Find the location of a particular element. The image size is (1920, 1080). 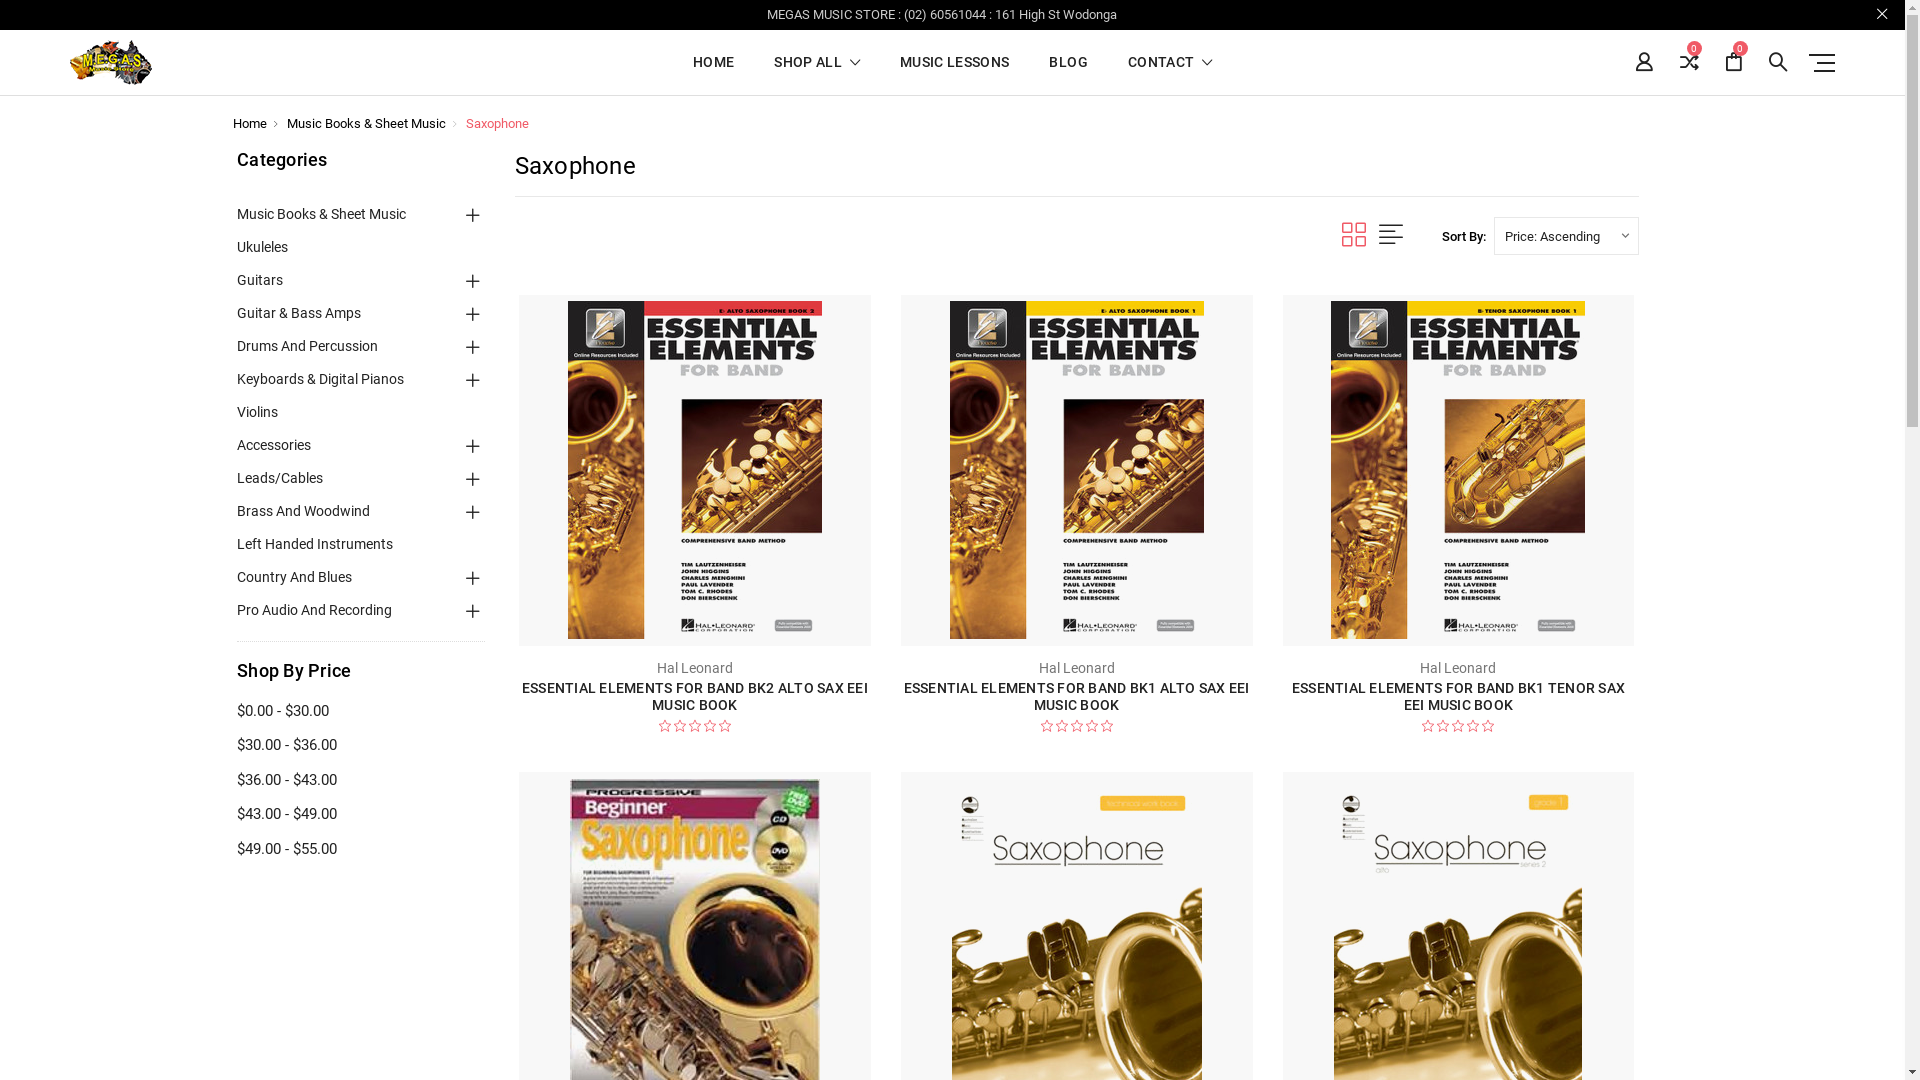

'CONTACT' is located at coordinates (1170, 73).